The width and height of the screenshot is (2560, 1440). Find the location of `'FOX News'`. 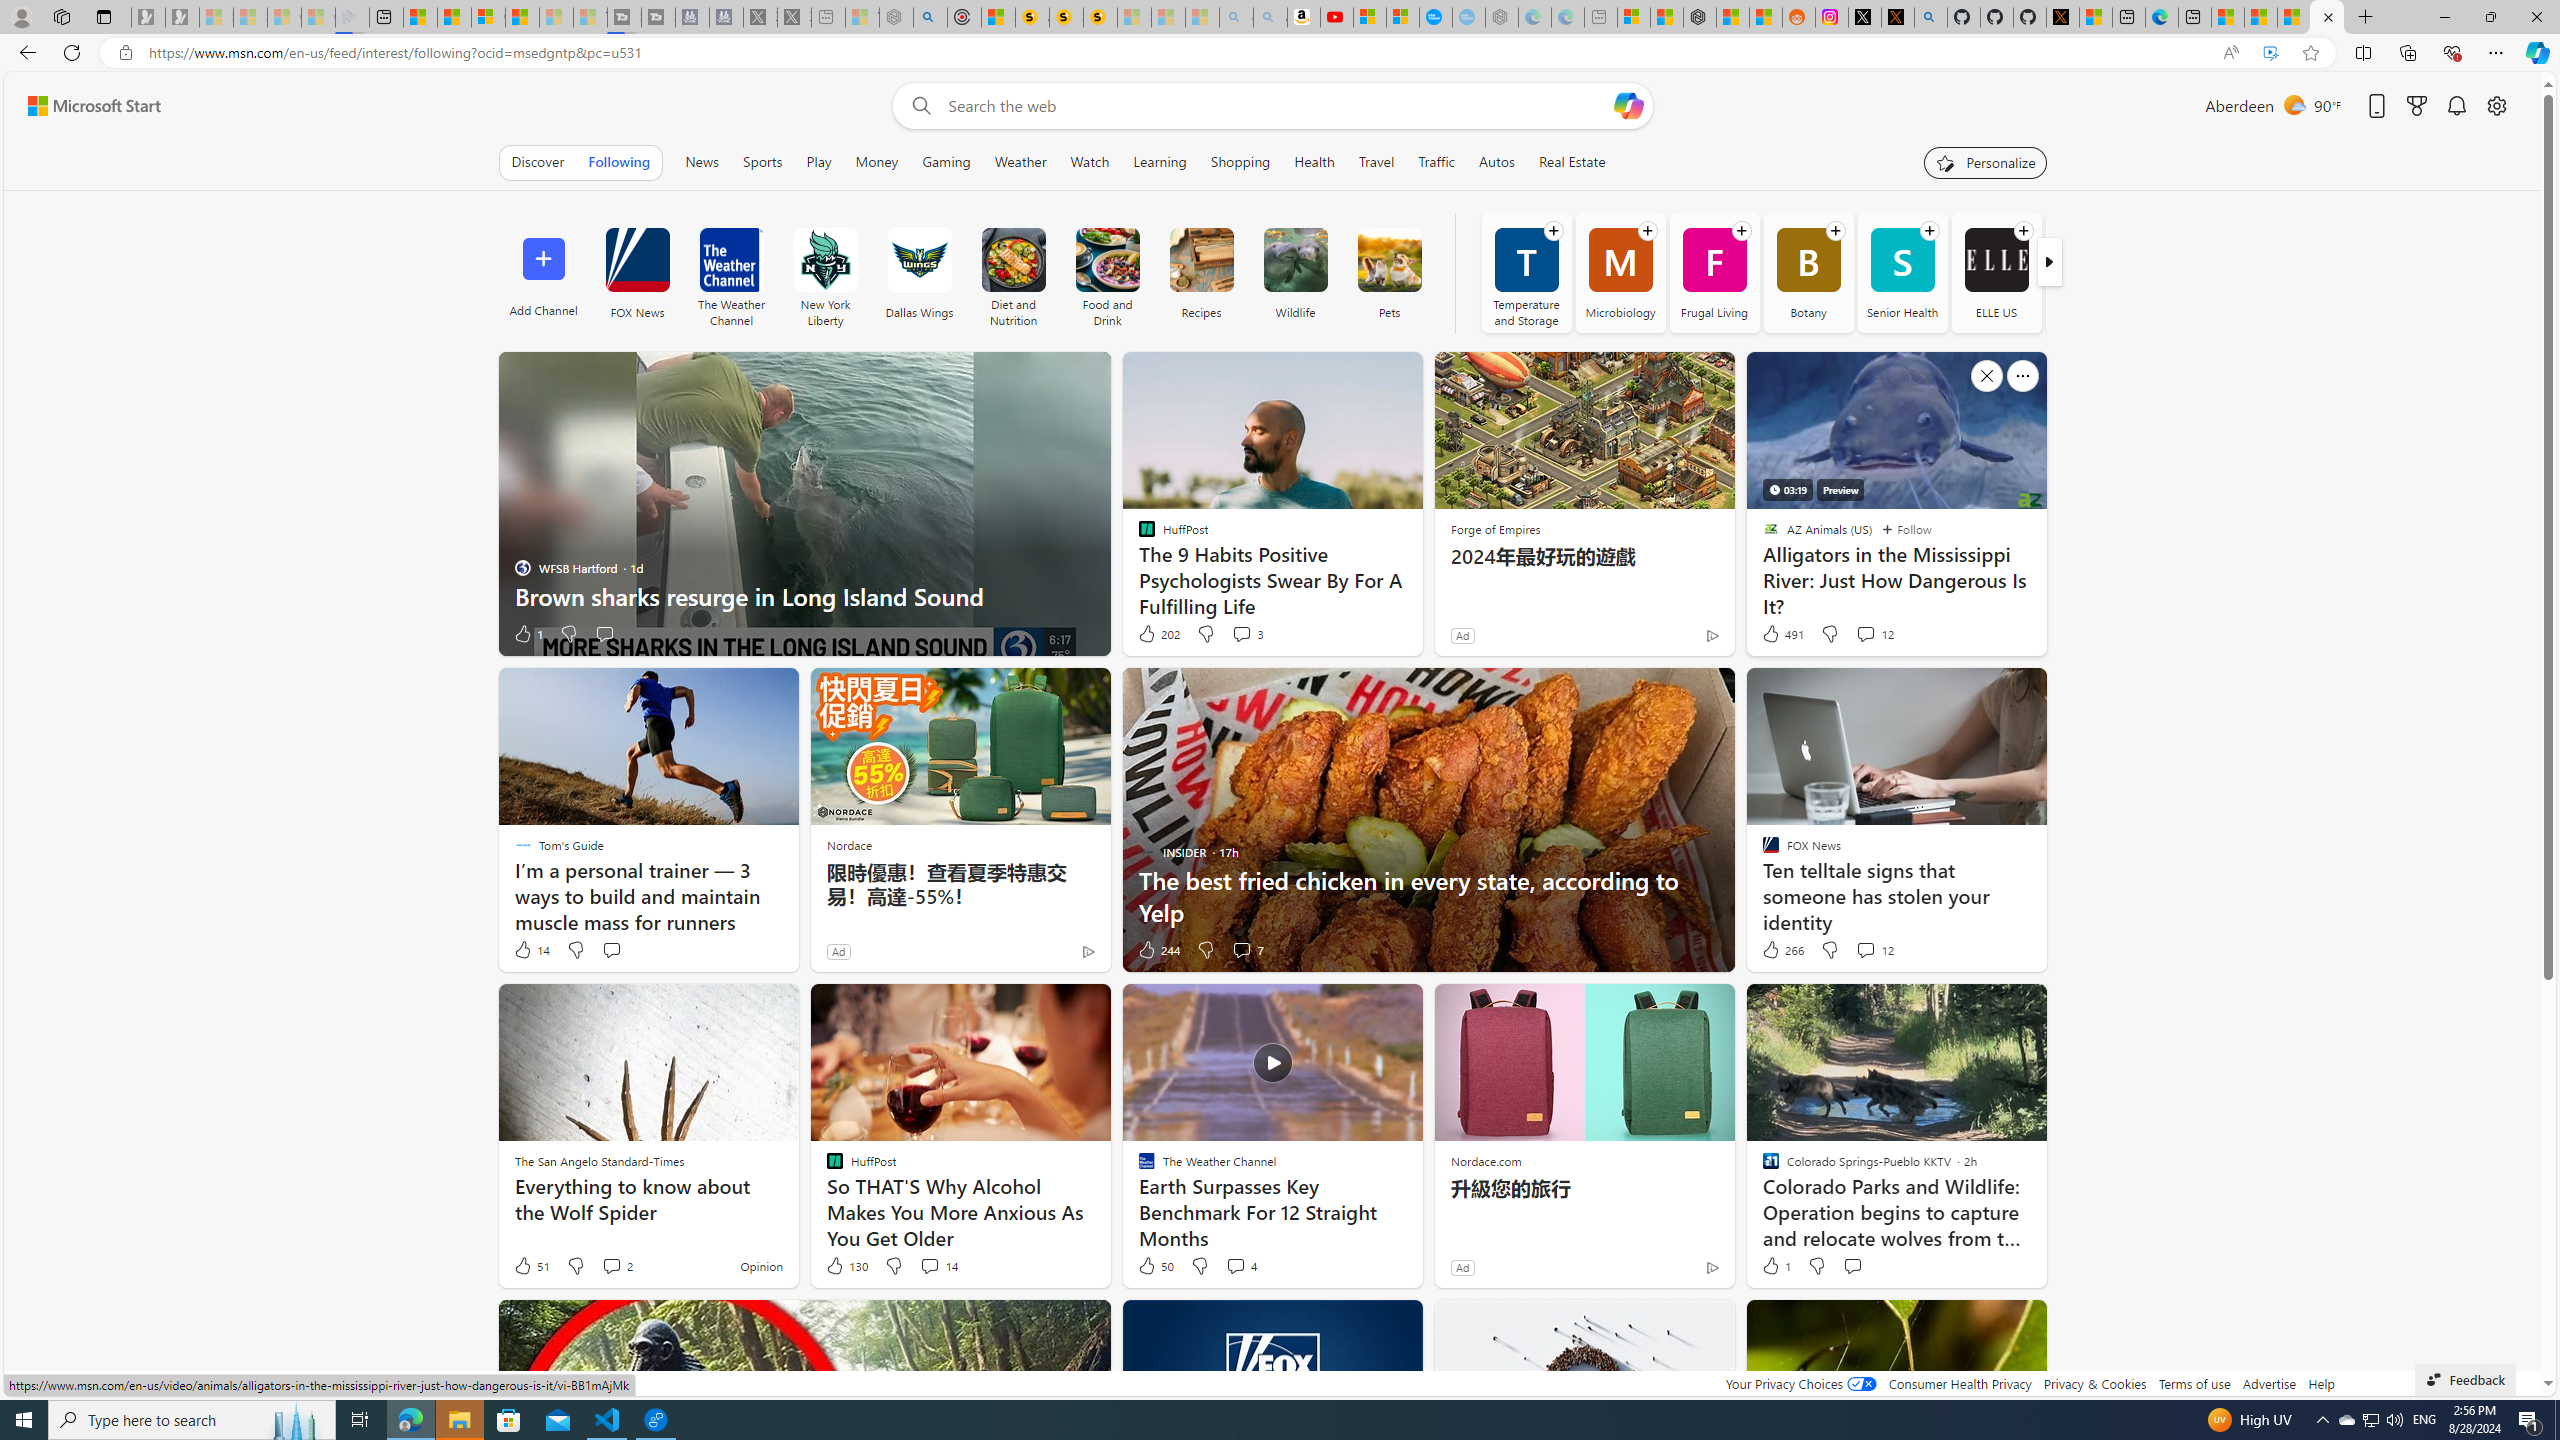

'FOX News' is located at coordinates (636, 271).